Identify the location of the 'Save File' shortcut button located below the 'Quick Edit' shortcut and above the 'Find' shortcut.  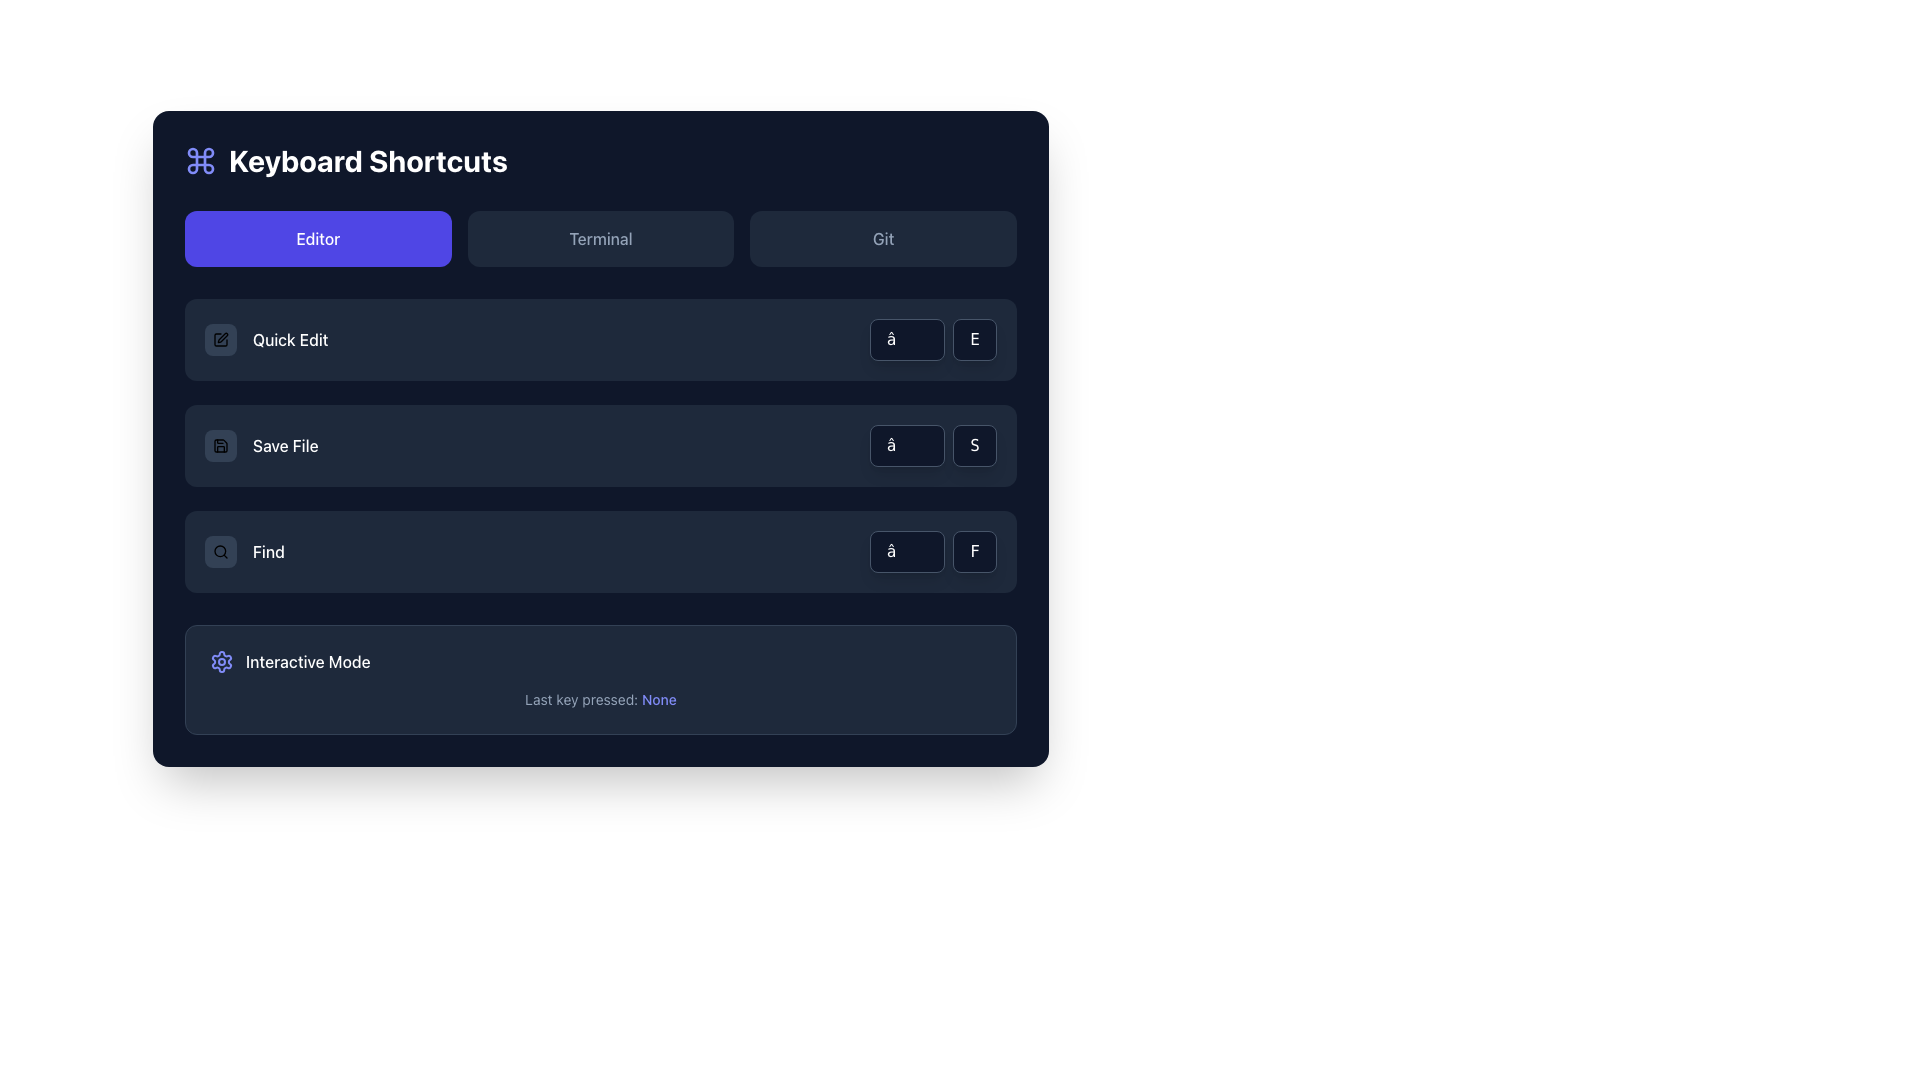
(260, 445).